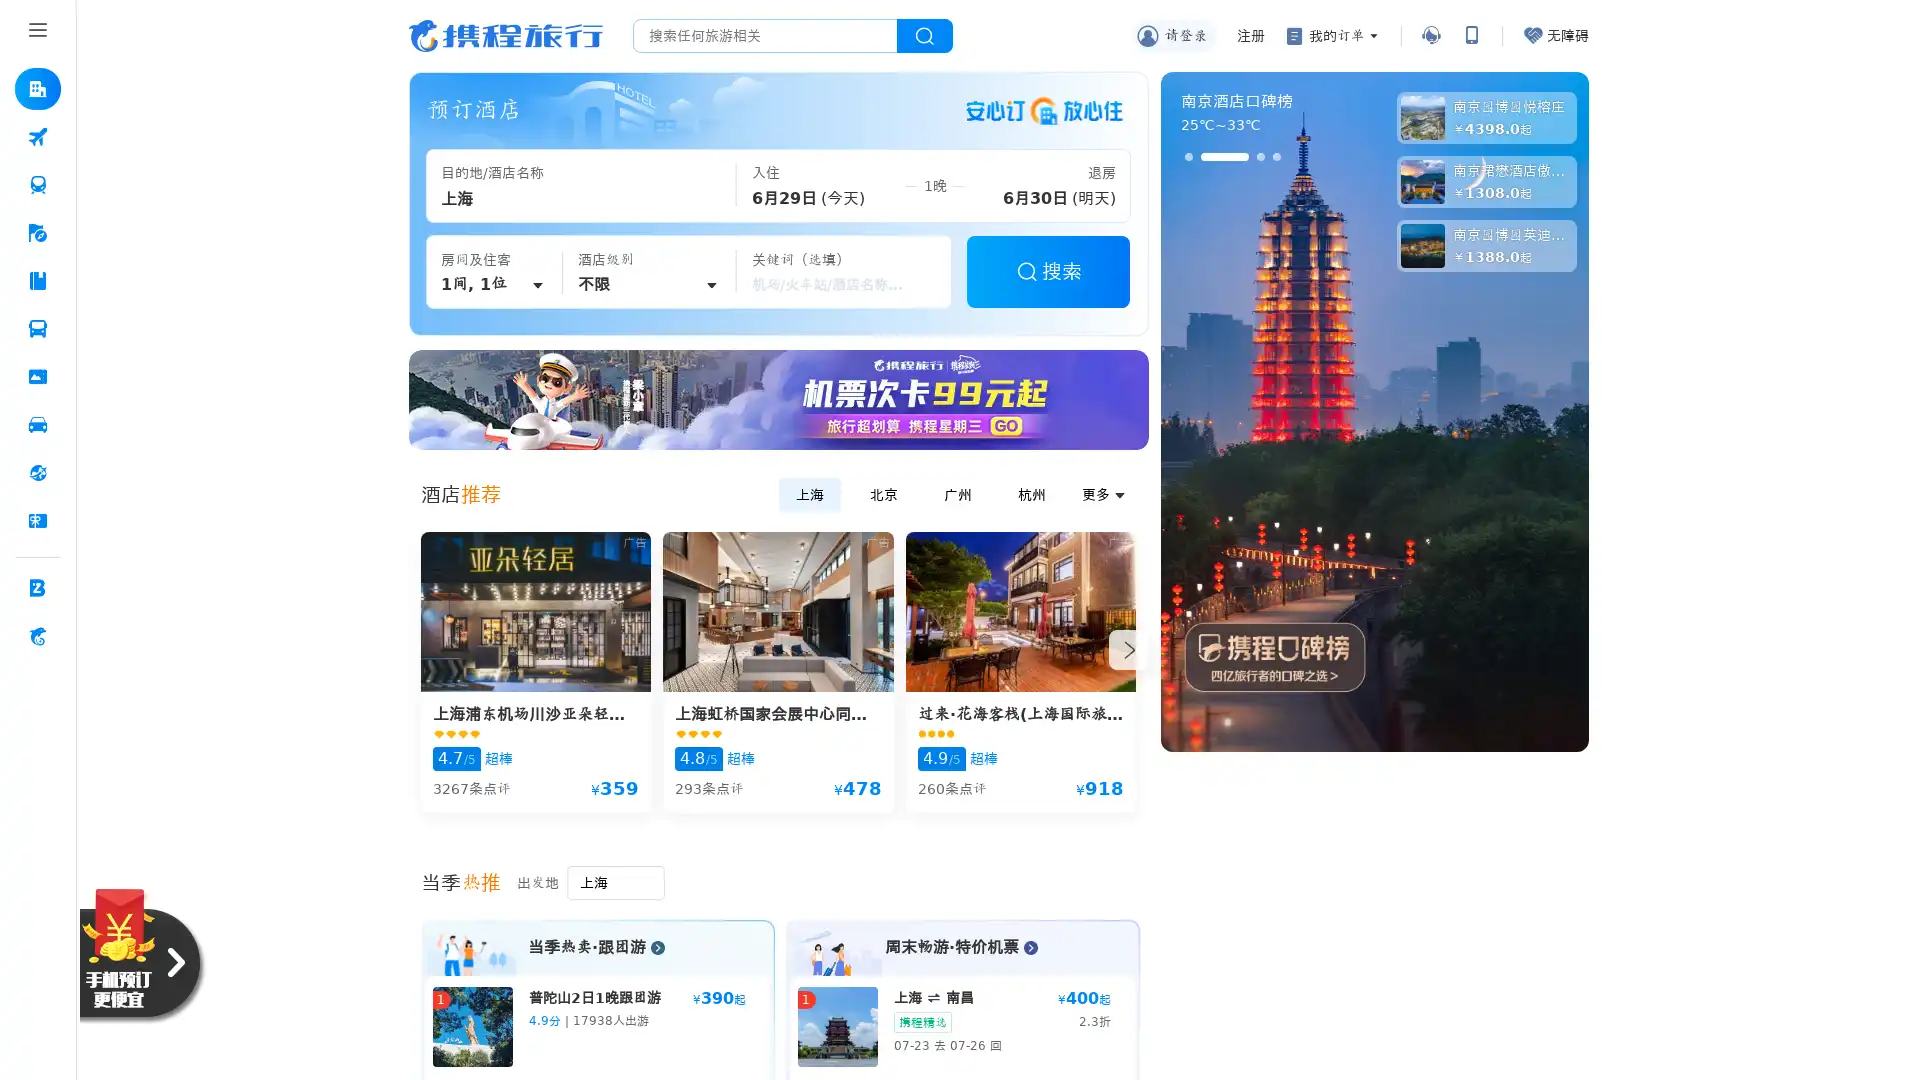  What do you see at coordinates (1275, 156) in the screenshot?
I see `Go to slide 4` at bounding box center [1275, 156].